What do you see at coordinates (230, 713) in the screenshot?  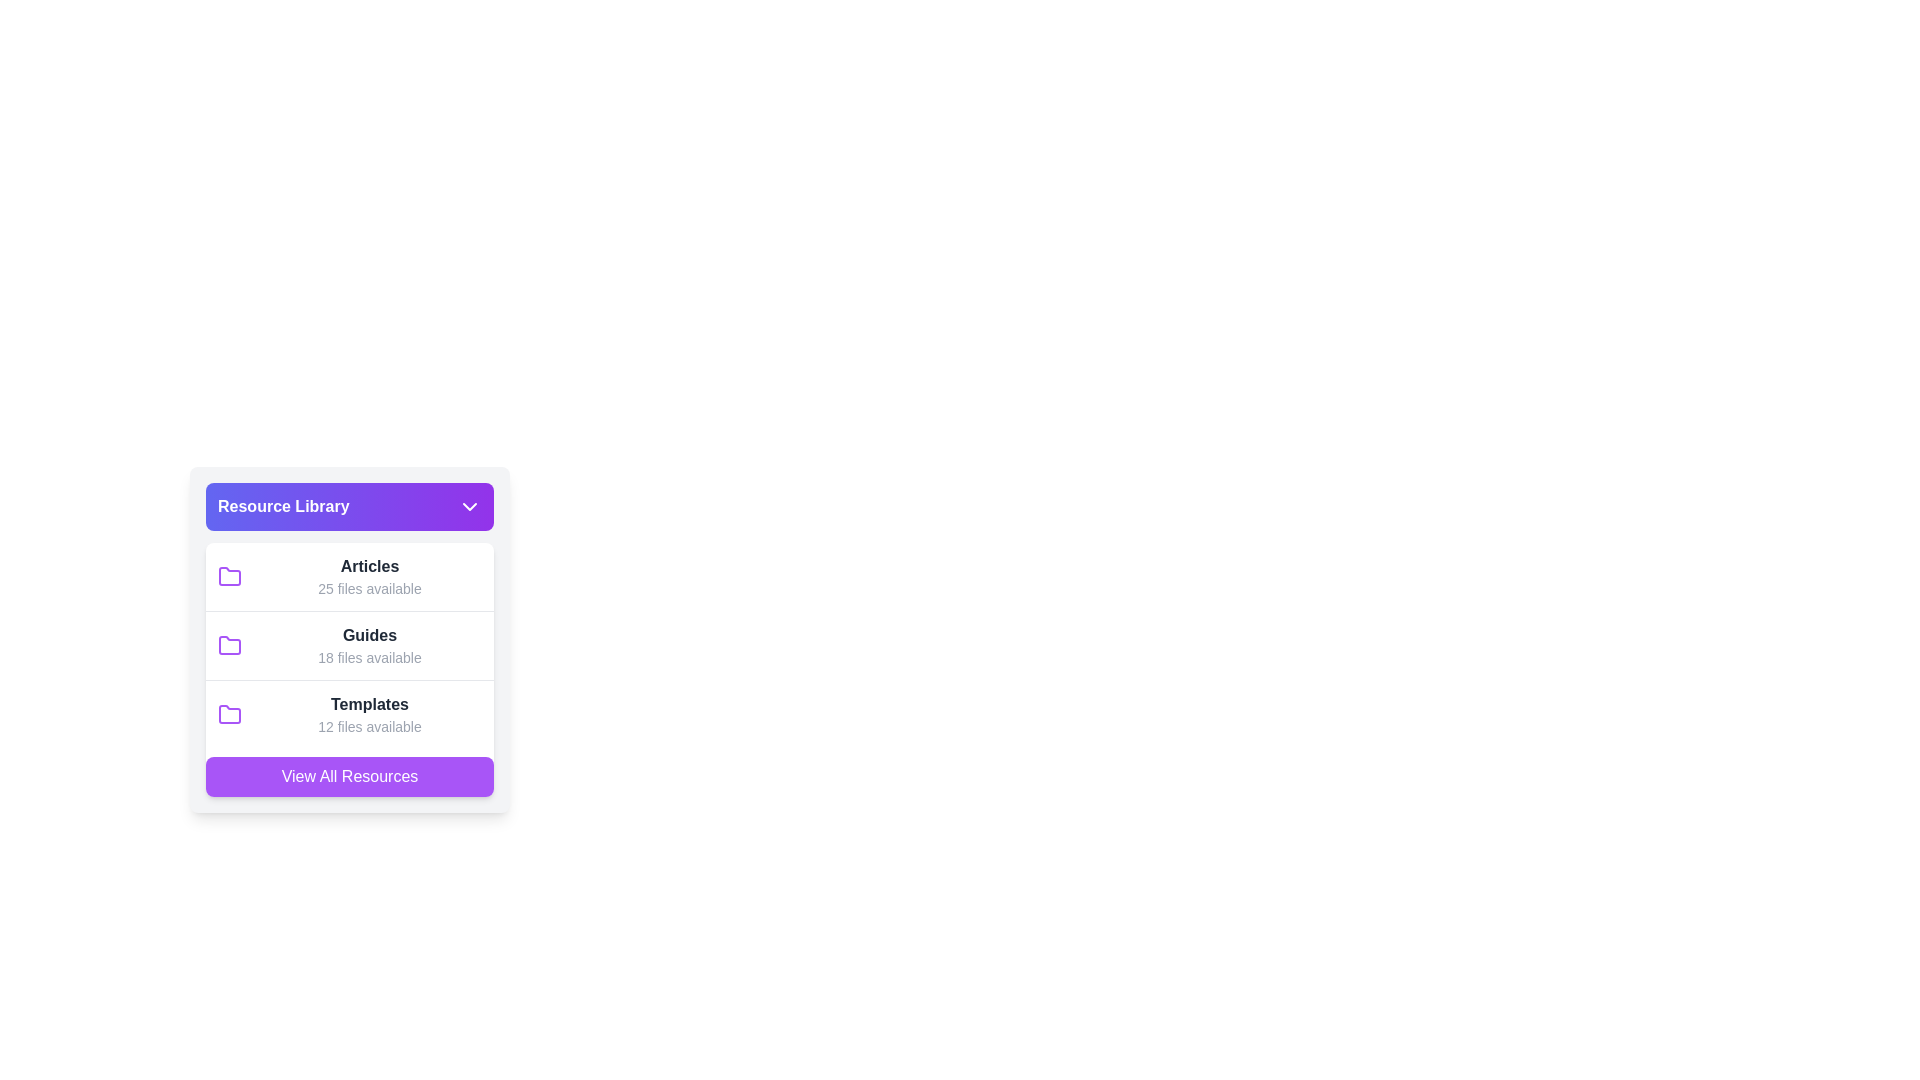 I see `the 'Templates' folder icon, which is the third item in the vertical list within the 'Resource Library' card` at bounding box center [230, 713].